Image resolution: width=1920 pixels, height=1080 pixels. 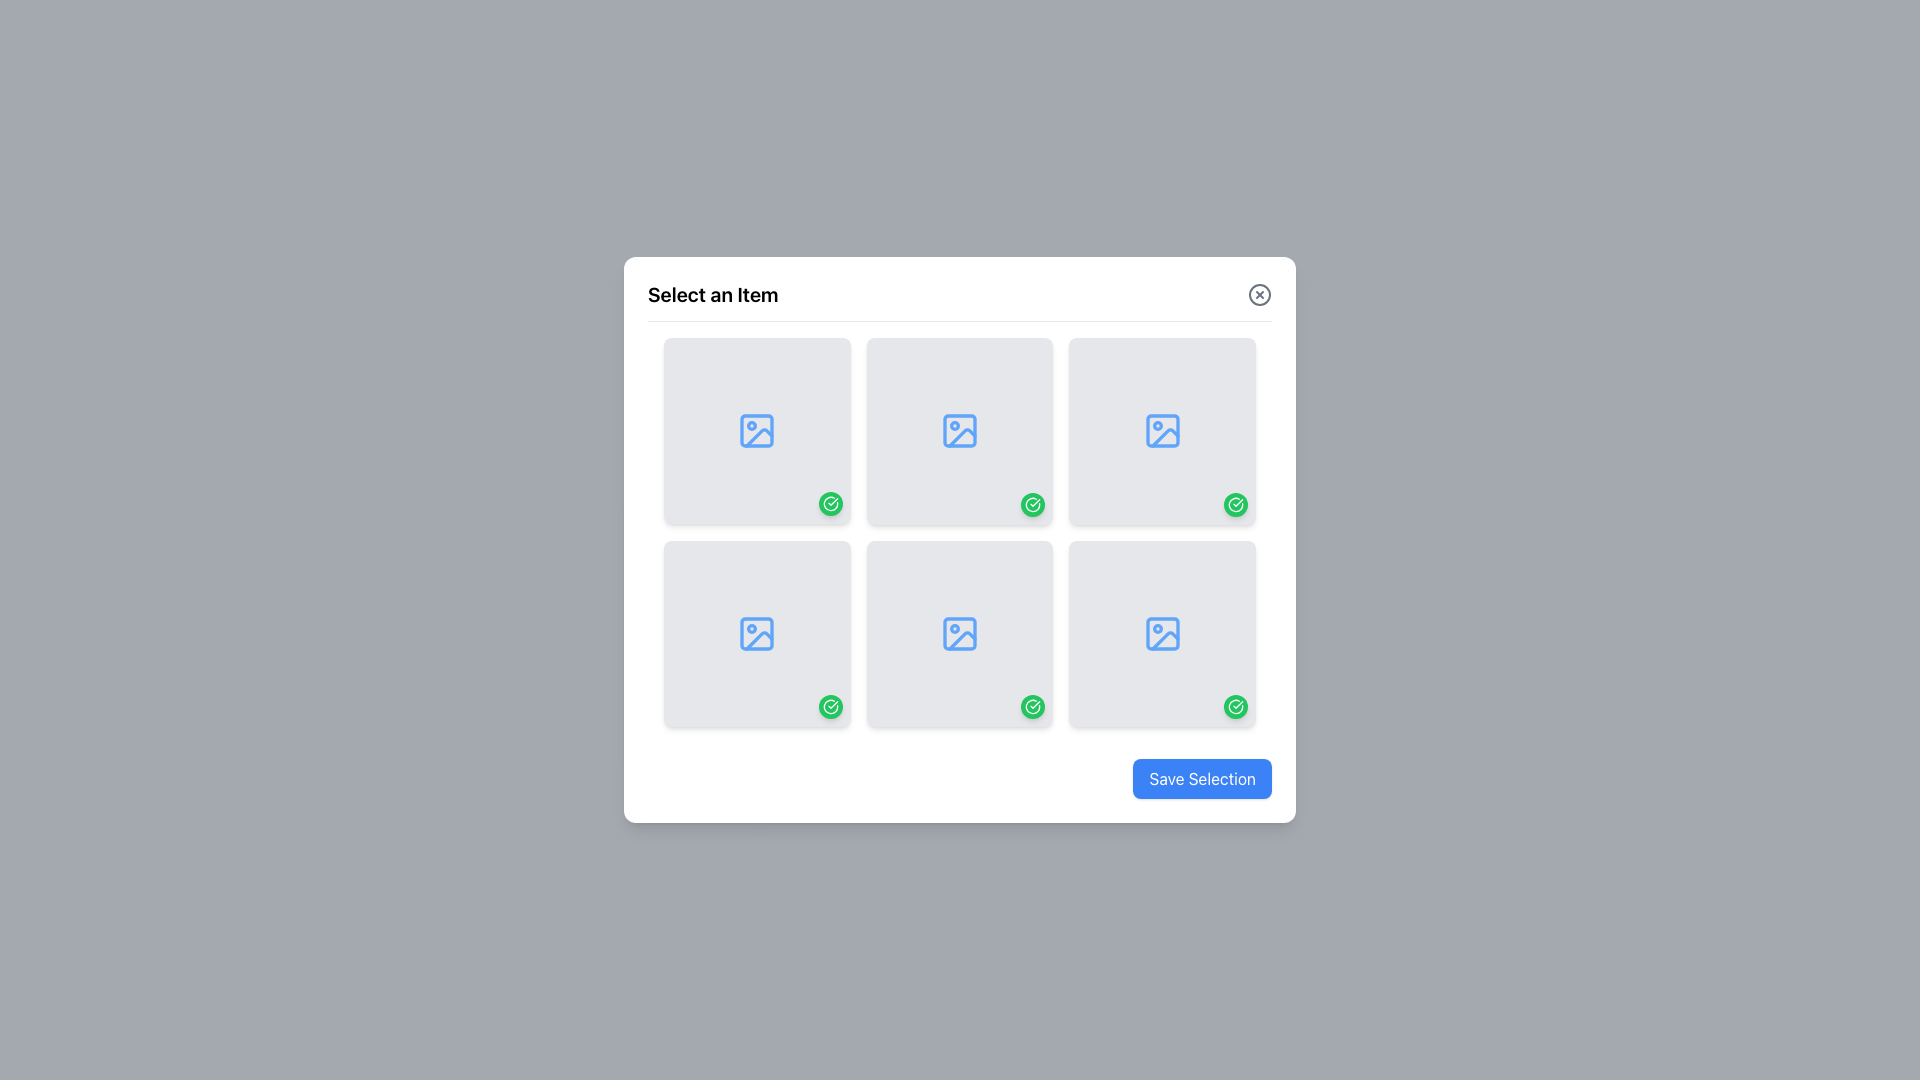 What do you see at coordinates (1235, 705) in the screenshot?
I see `the status indicator button located at the bottom right corner of the grid layout` at bounding box center [1235, 705].